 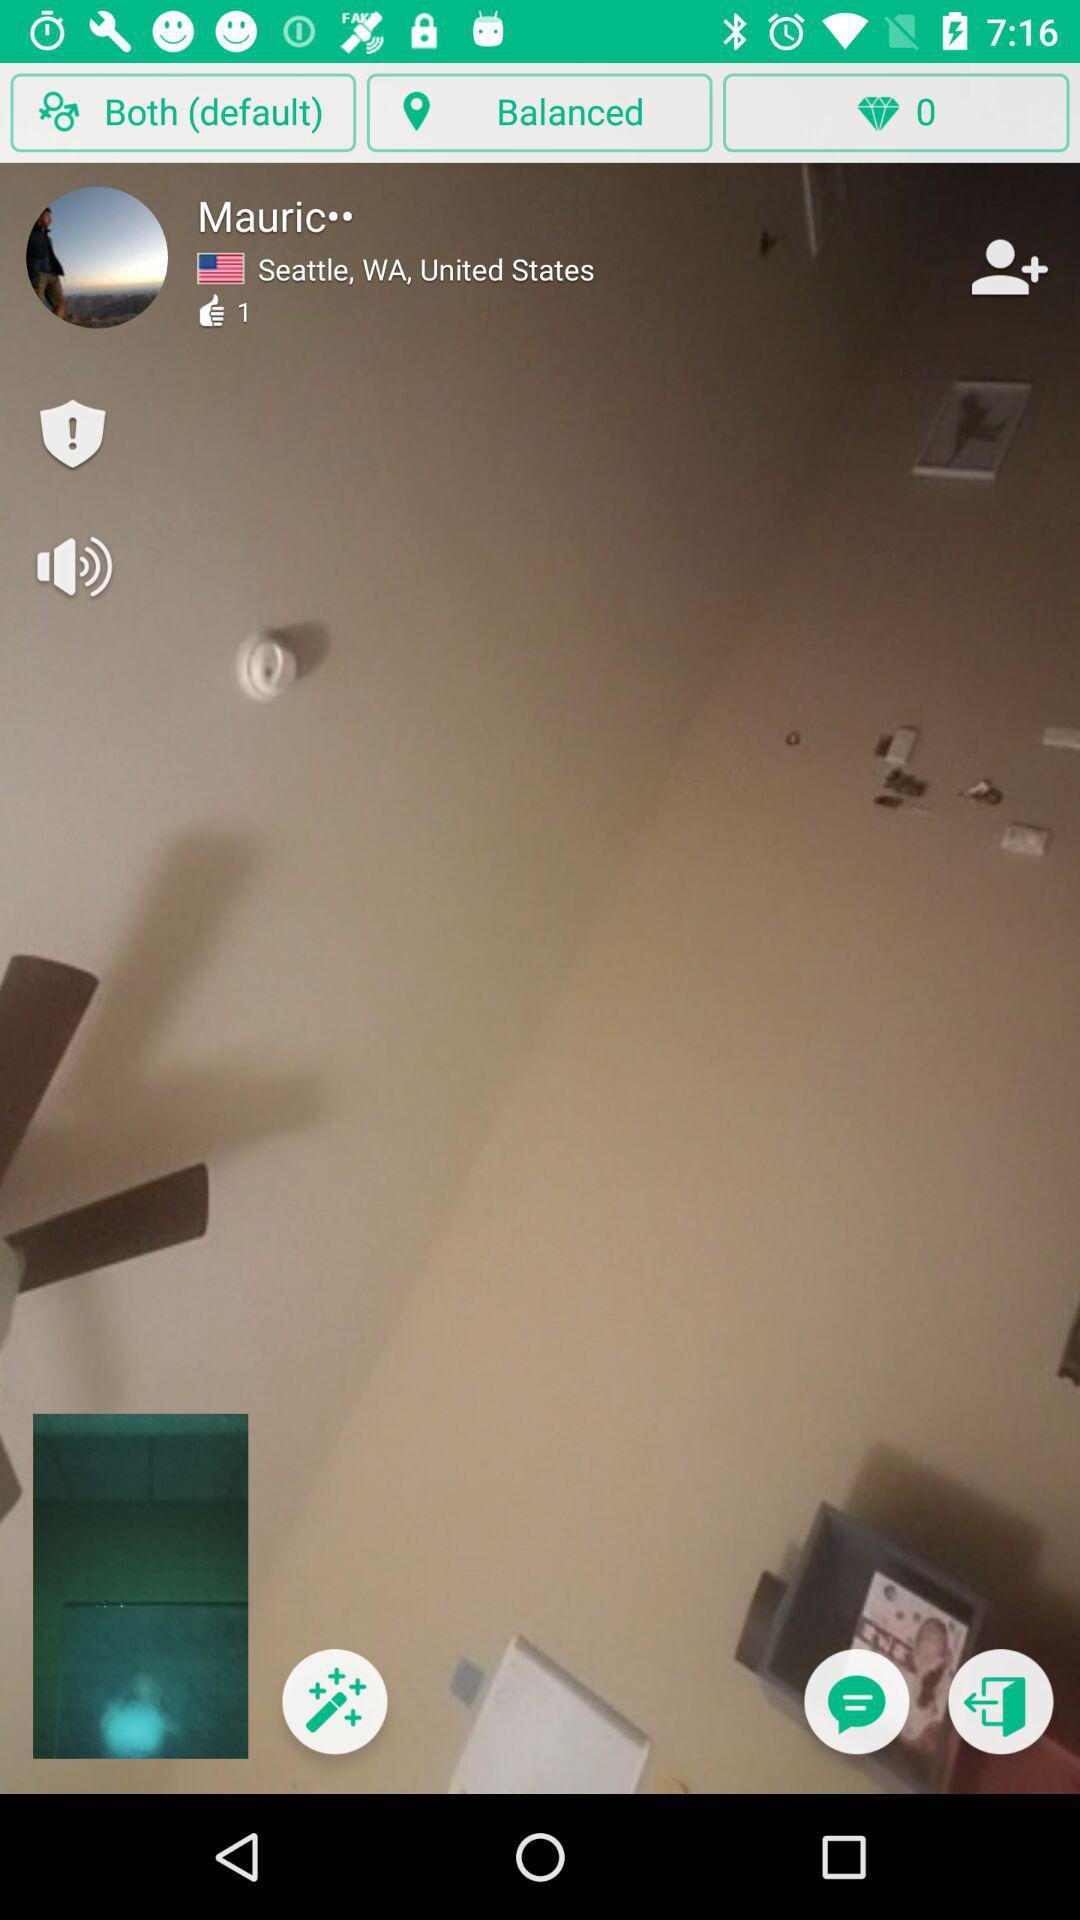 I want to click on enhance, so click(x=333, y=1713).